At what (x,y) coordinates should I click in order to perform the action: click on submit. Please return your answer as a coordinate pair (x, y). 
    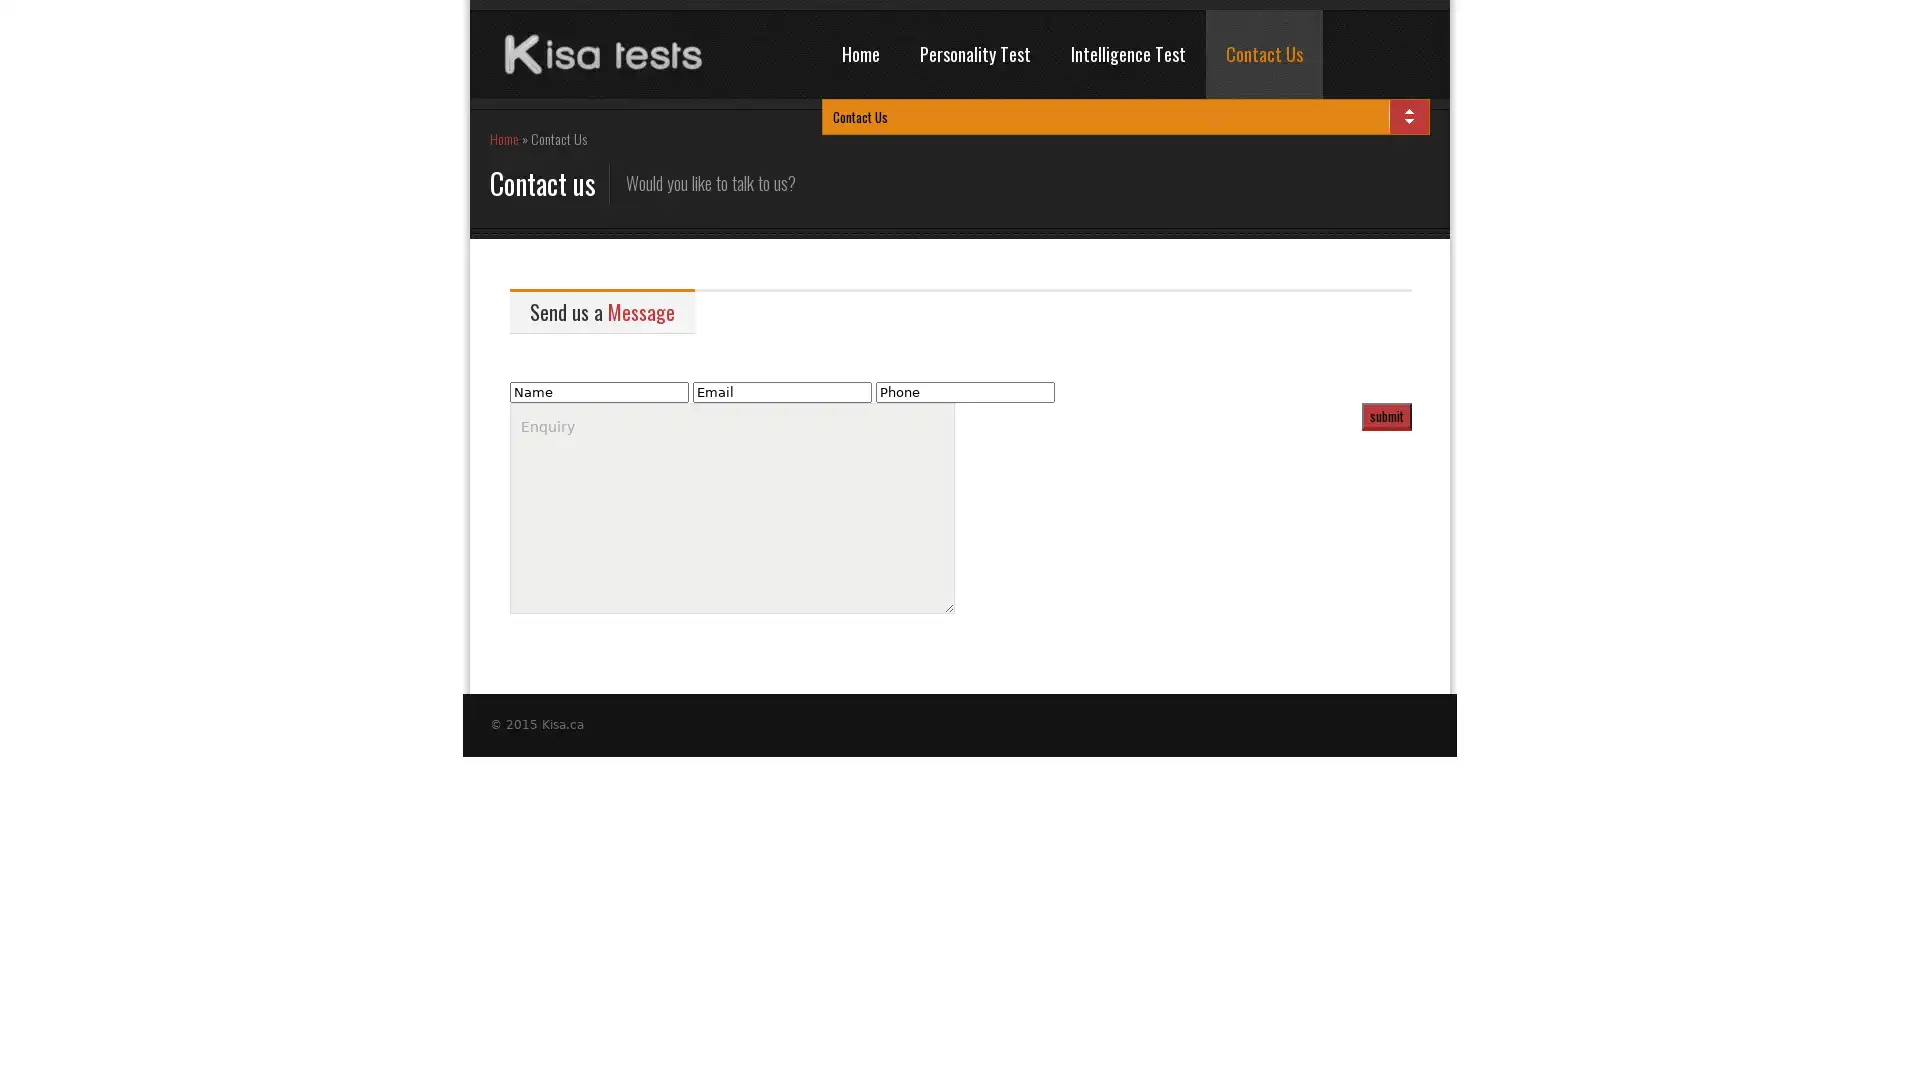
    Looking at the image, I should click on (1386, 415).